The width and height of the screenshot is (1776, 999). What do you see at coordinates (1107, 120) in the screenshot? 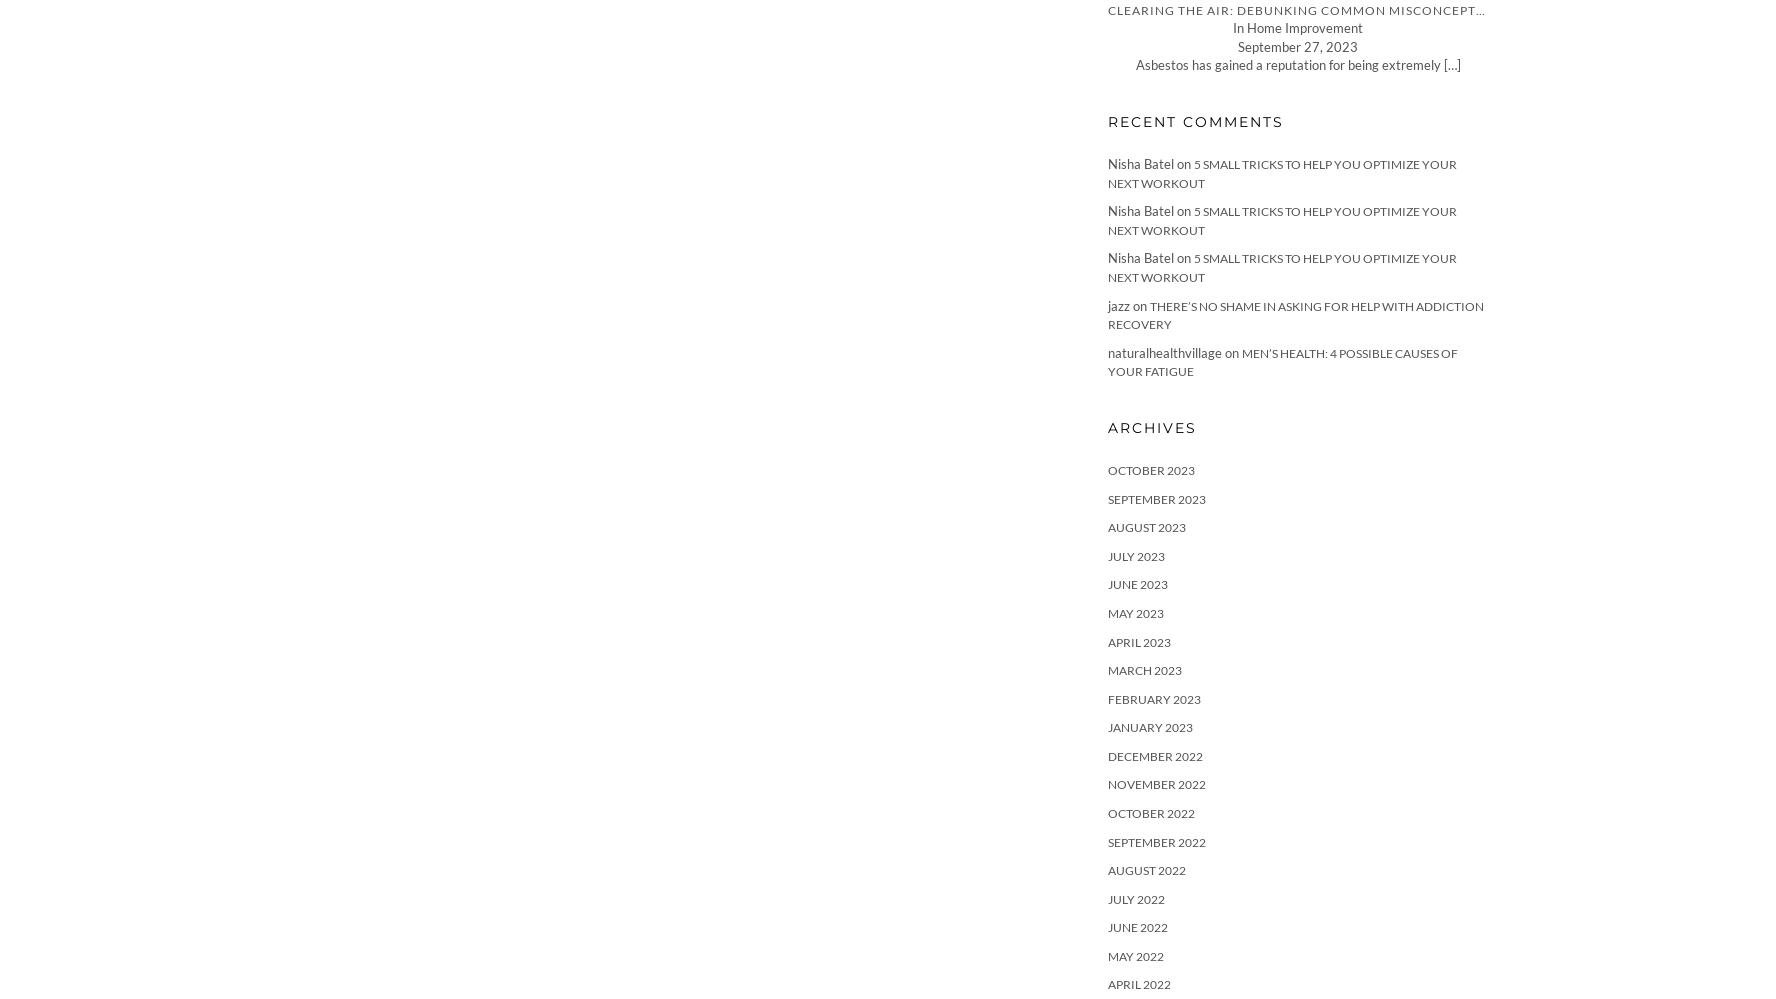
I see `'Recent Comments'` at bounding box center [1107, 120].